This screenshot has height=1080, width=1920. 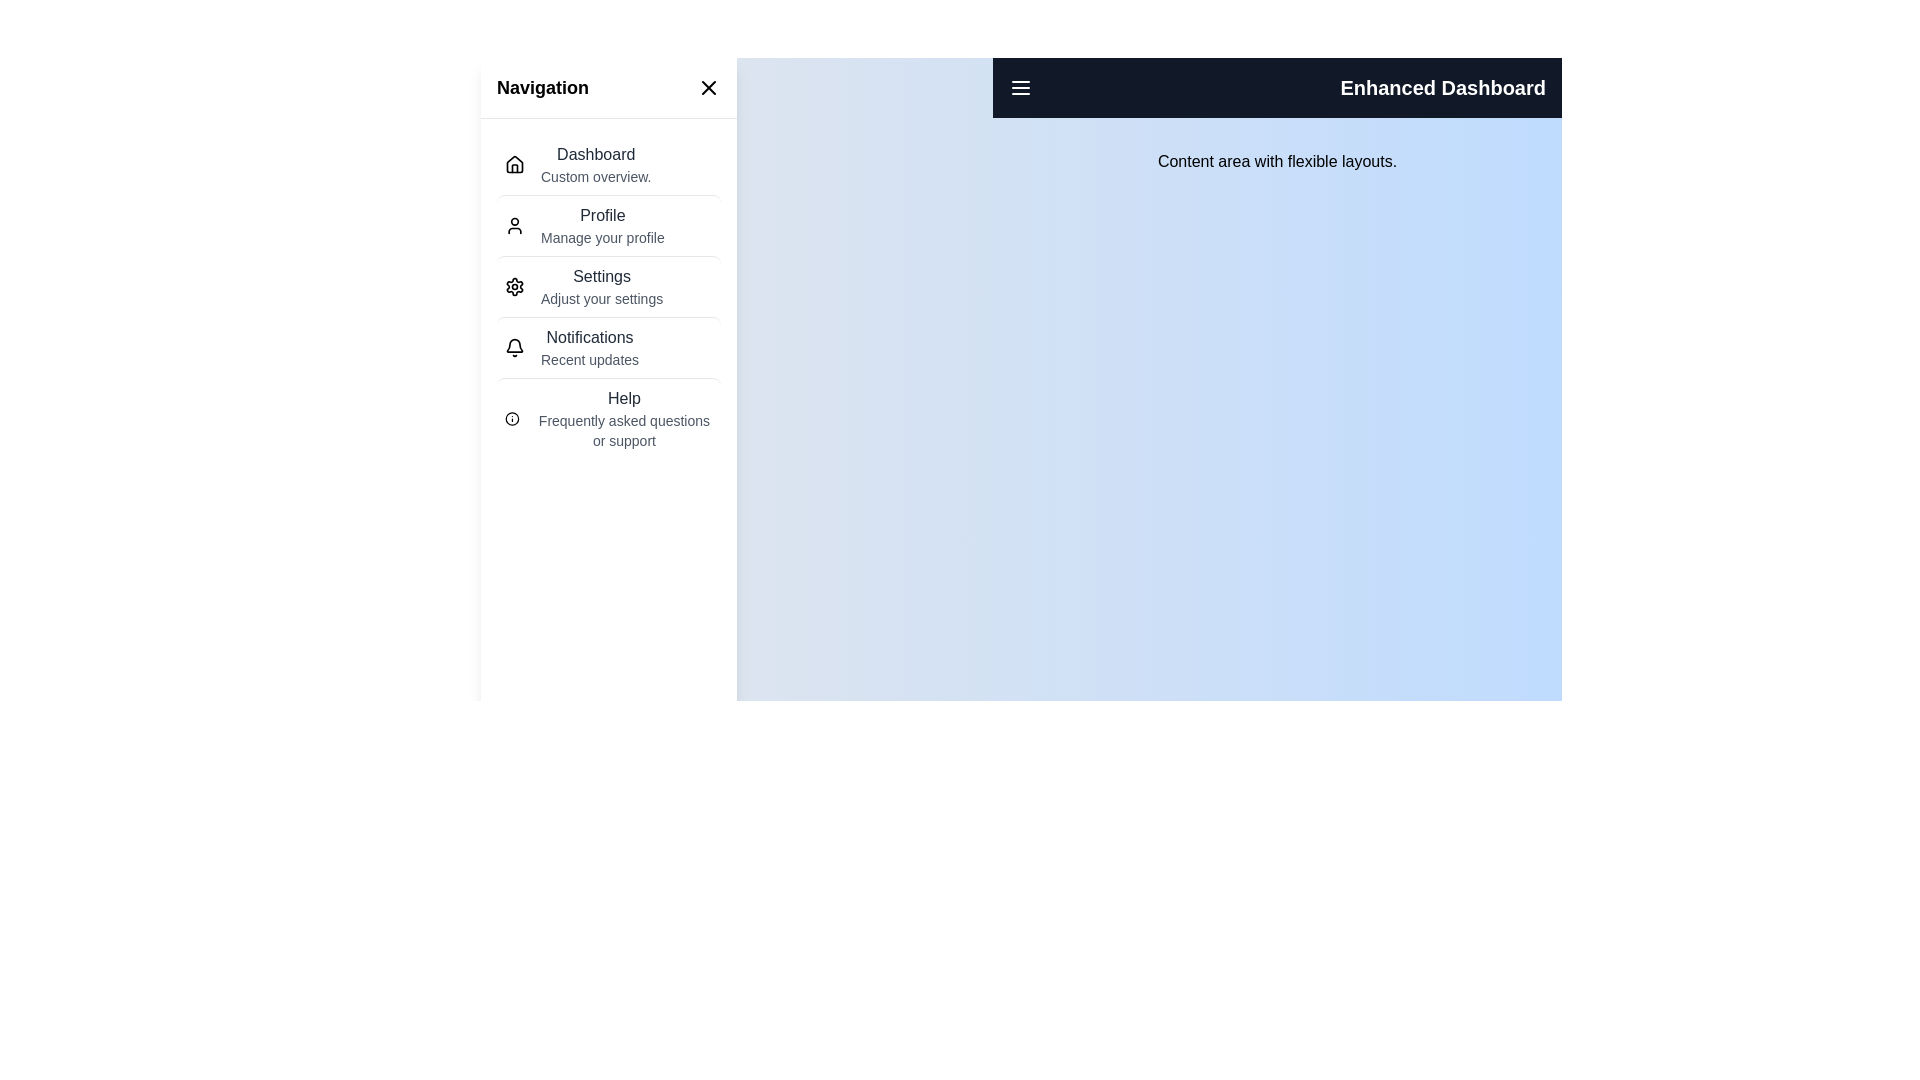 I want to click on the fourth item in the vertical list of the sidebar navigation menu, so click(x=608, y=346).